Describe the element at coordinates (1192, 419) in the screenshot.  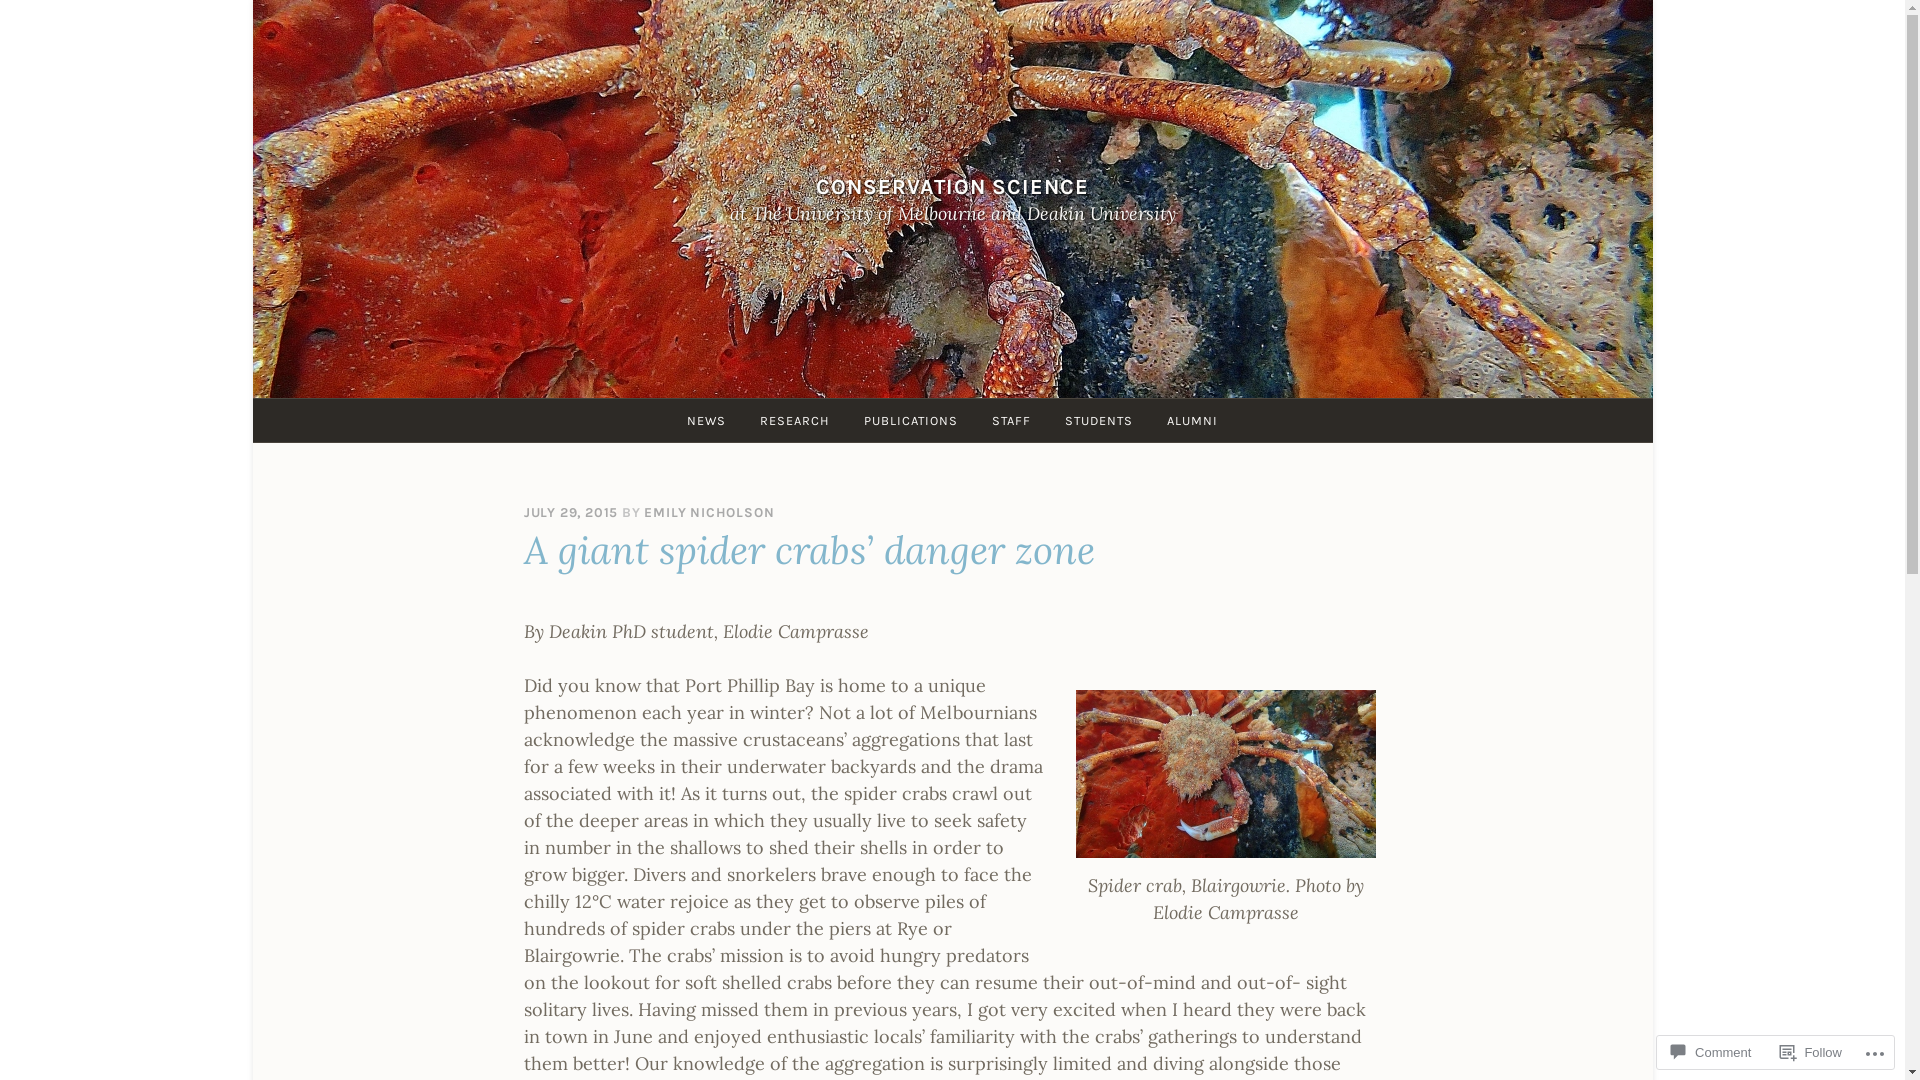
I see `'ALUMNI'` at that location.